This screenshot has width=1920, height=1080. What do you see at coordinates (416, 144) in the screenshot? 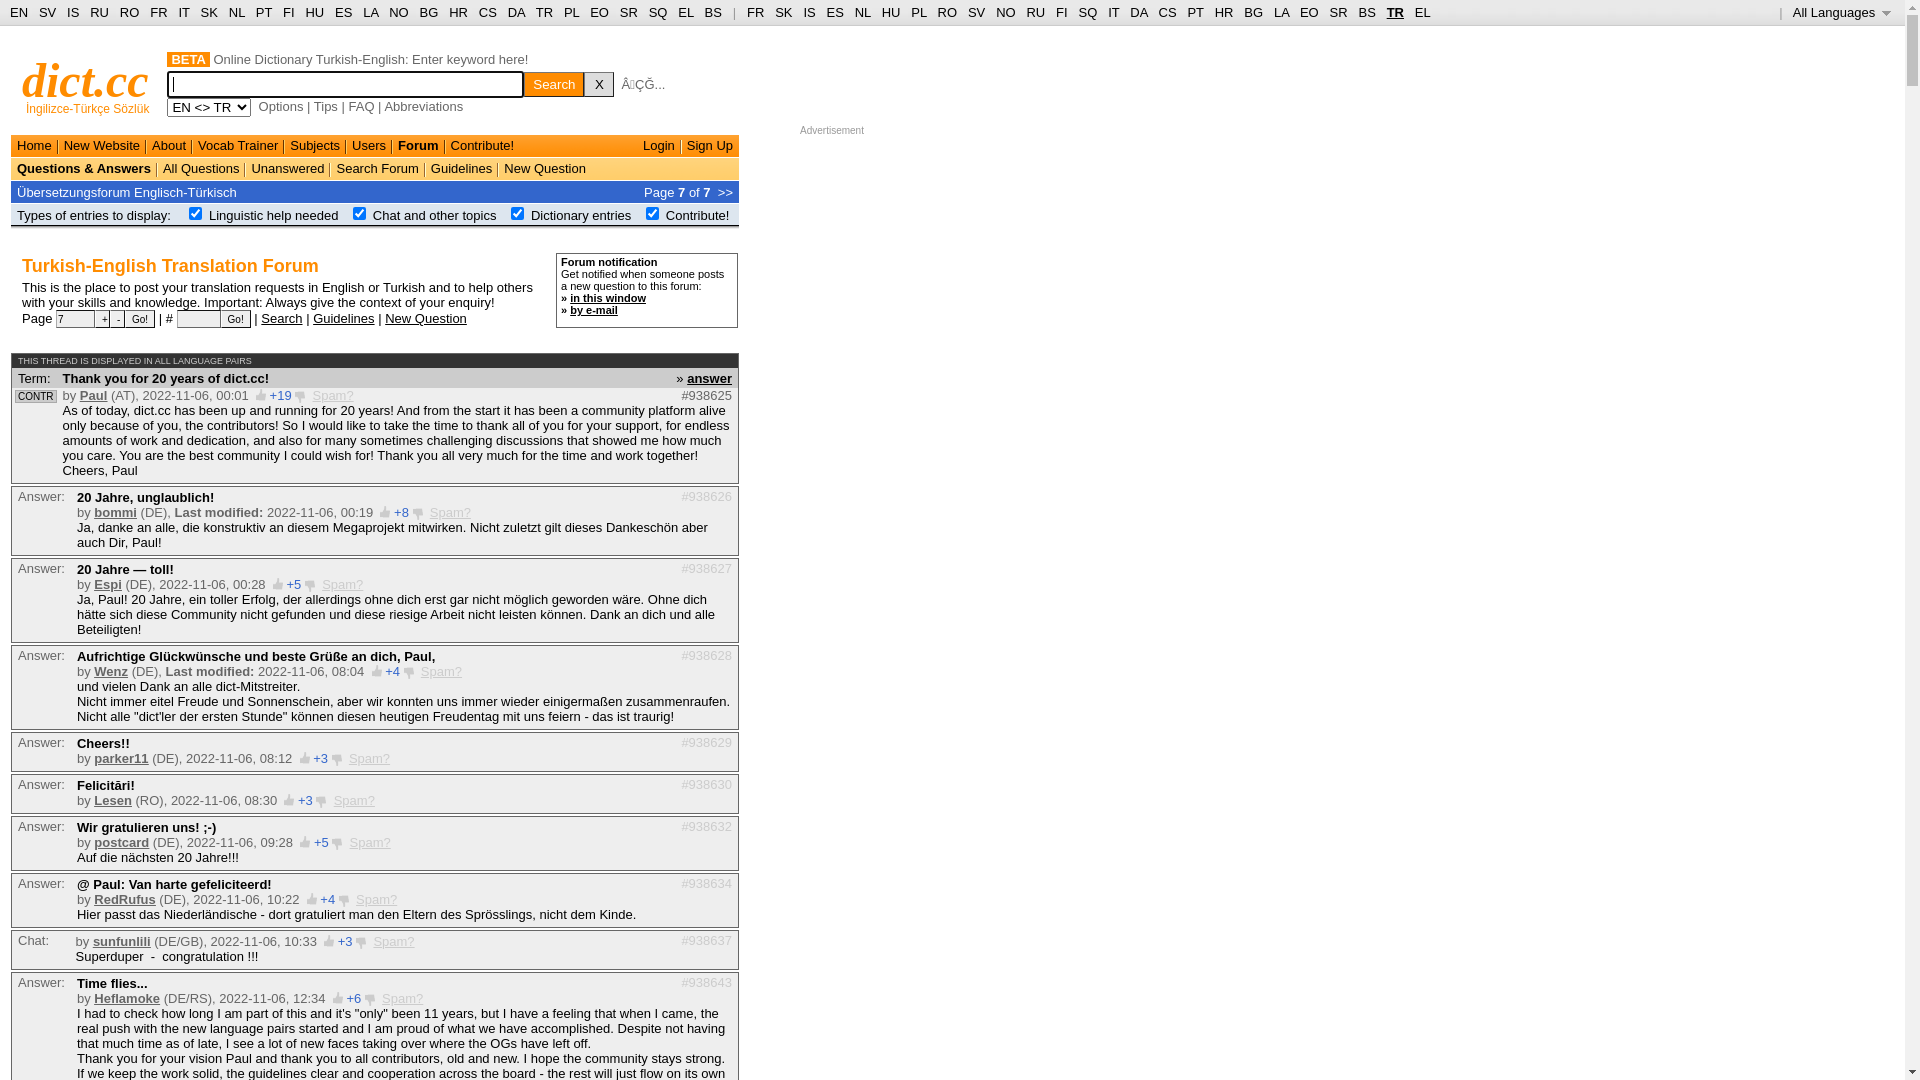
I see `'Forum'` at bounding box center [416, 144].